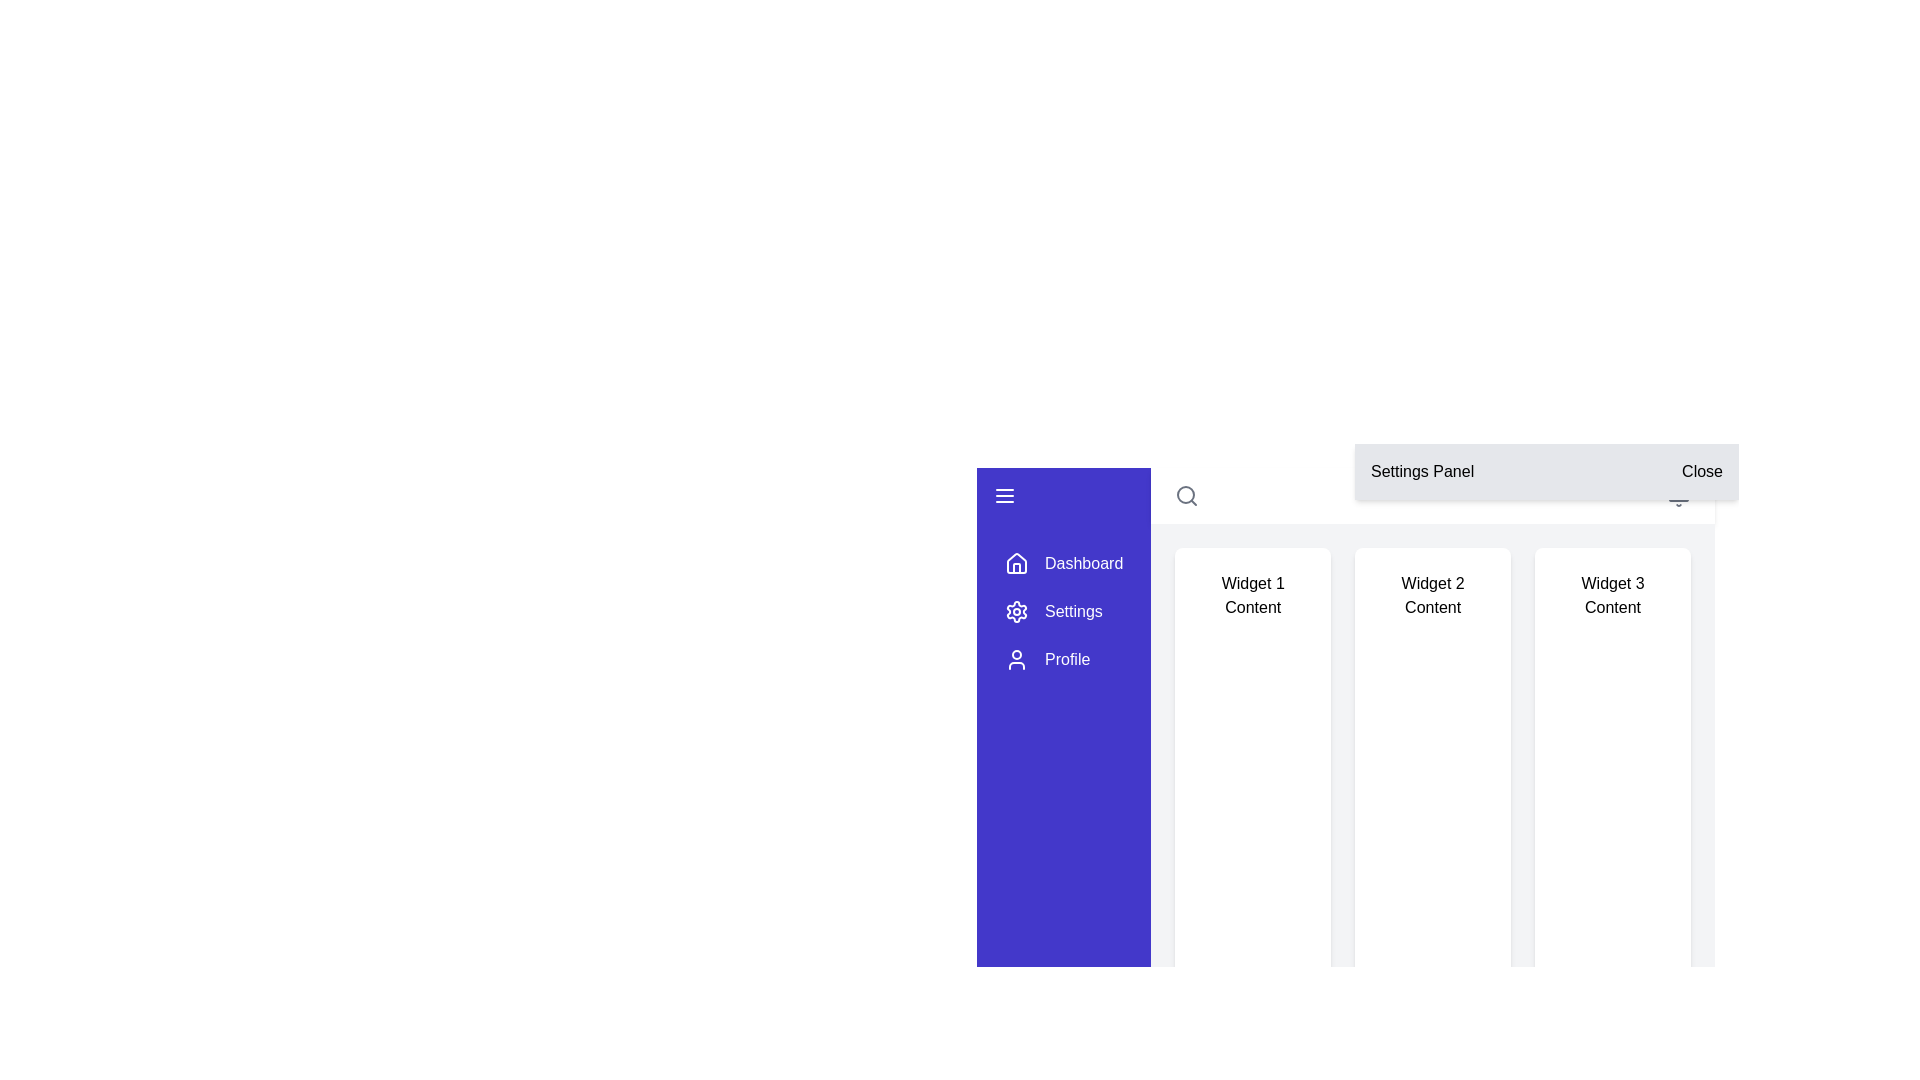 This screenshot has width=1920, height=1080. Describe the element at coordinates (1187, 495) in the screenshot. I see `the search icon located in the top-right corner of the main interface, which is styled with a magnifying glass graphic and outlined in gray color` at that location.